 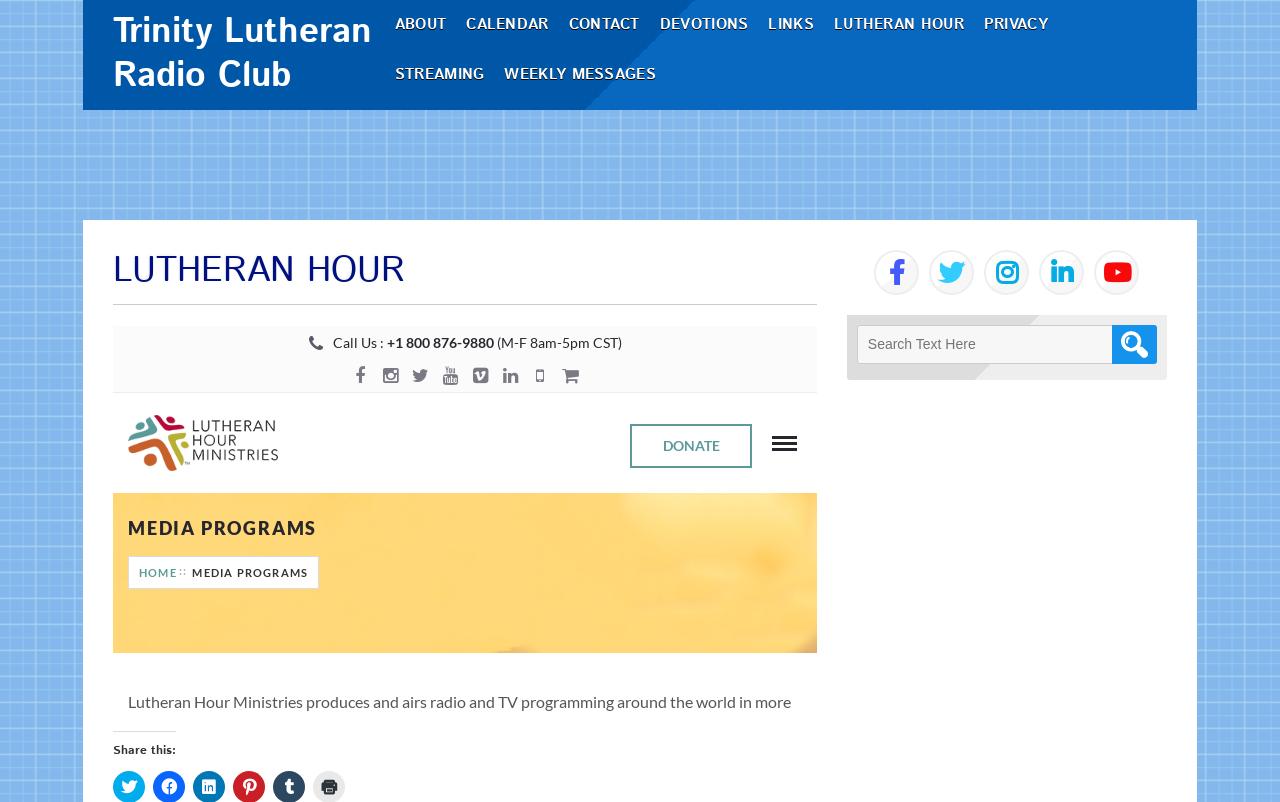 I want to click on 'Contact', so click(x=573, y=78).